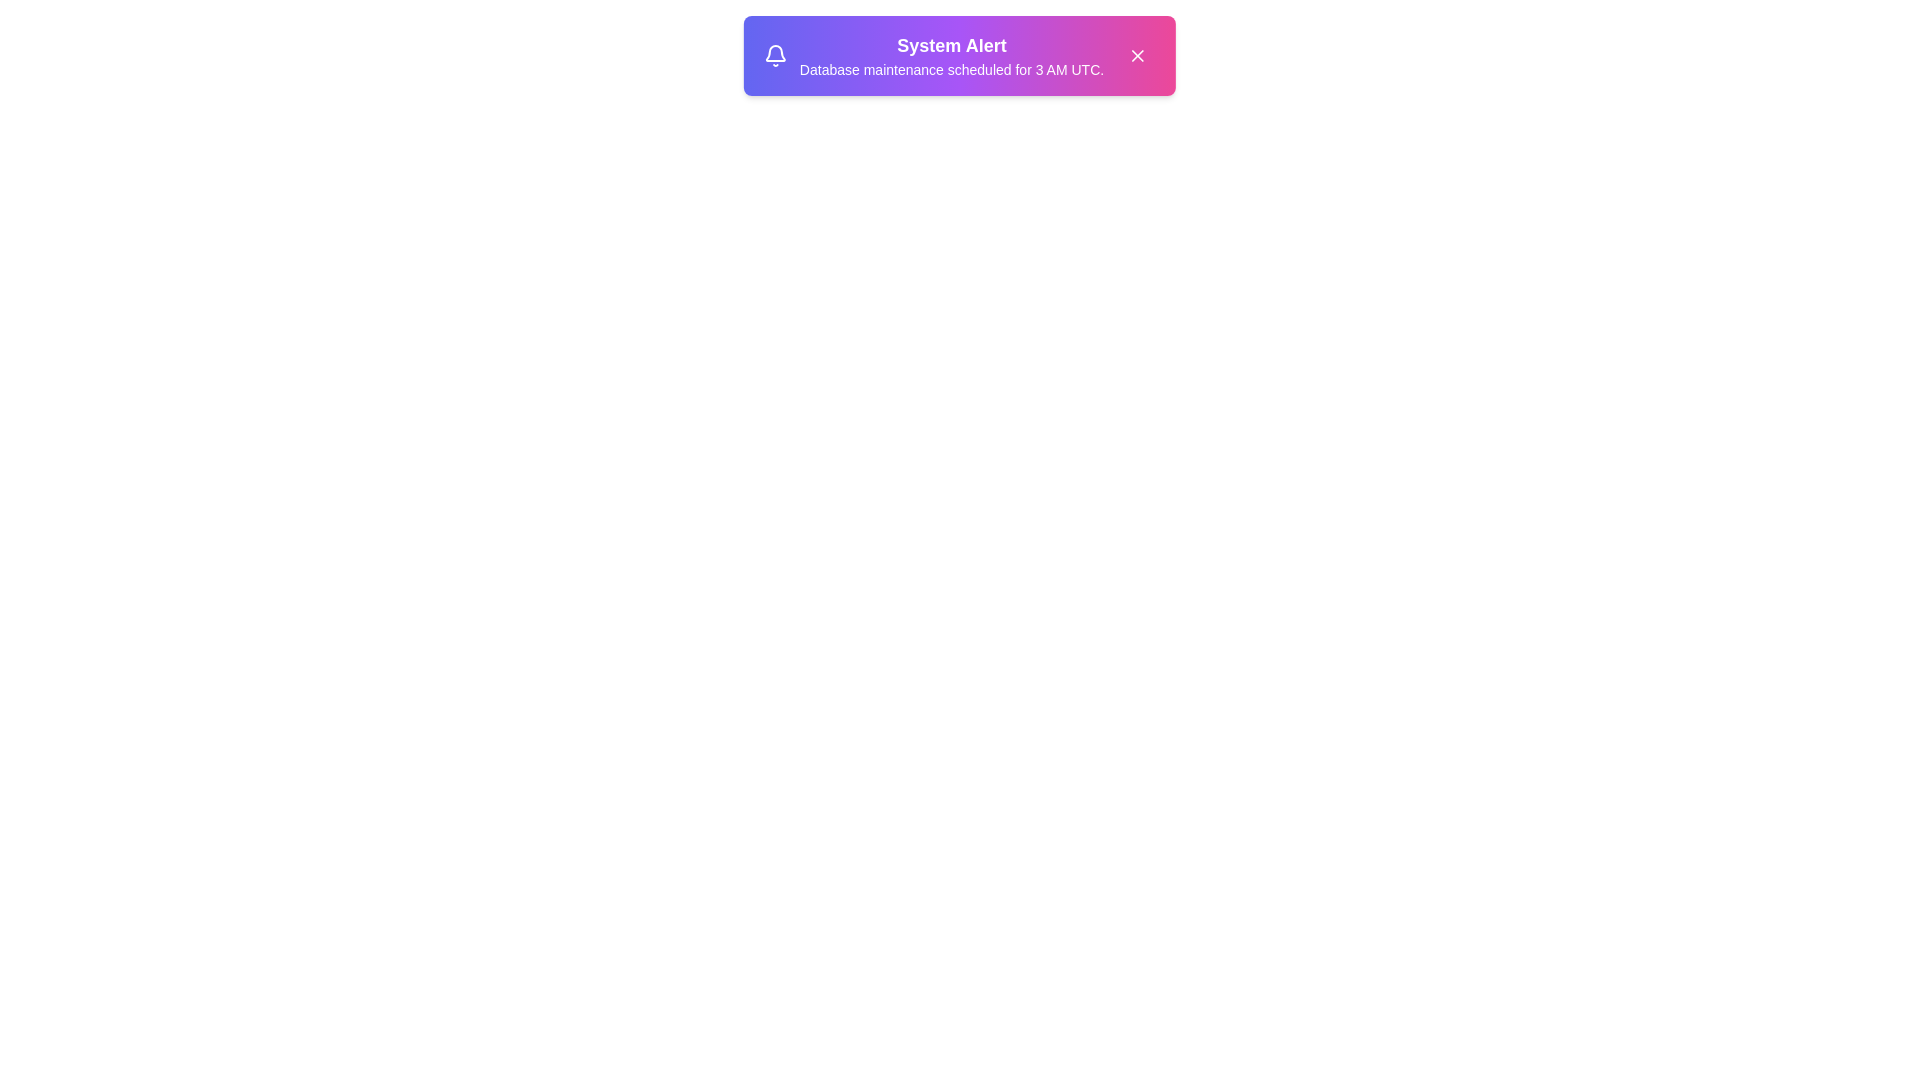  I want to click on the notification bell icon, so click(774, 55).